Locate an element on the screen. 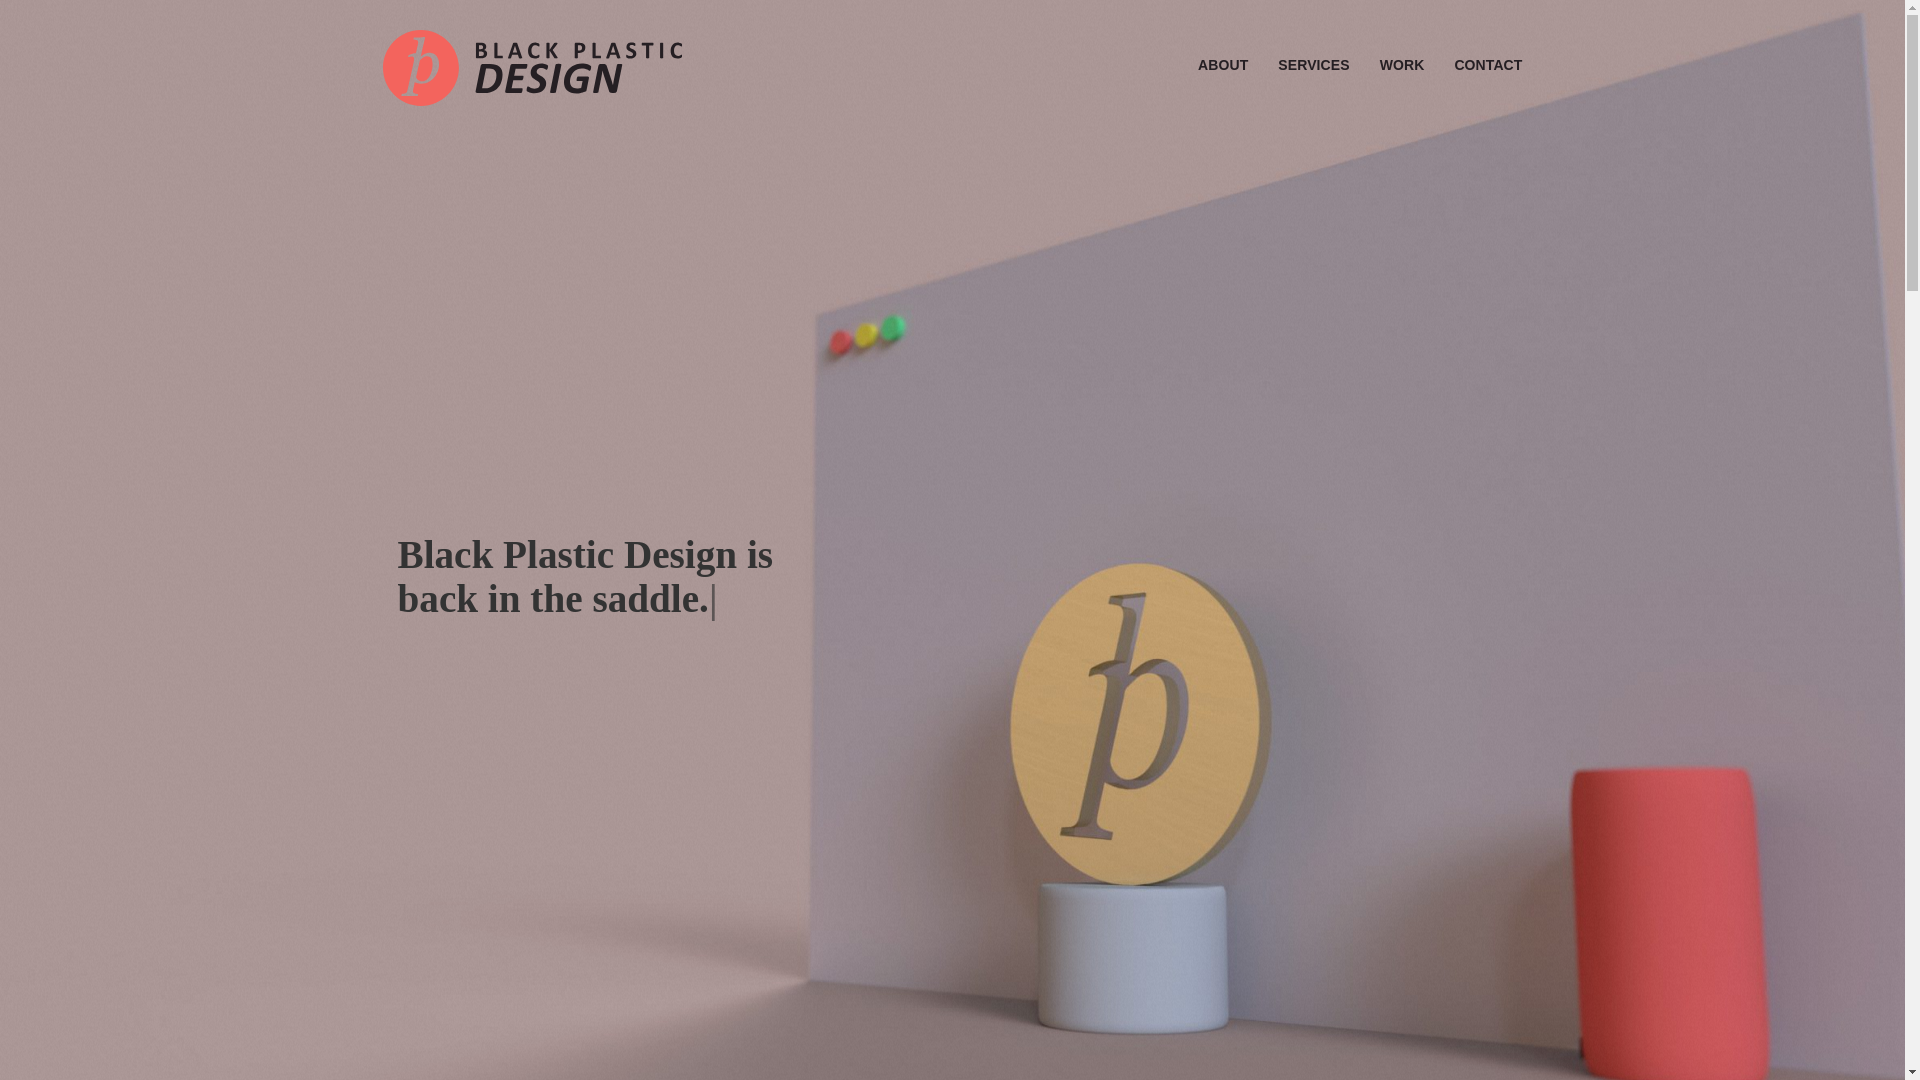 This screenshot has width=1920, height=1080. 'ABOUT' is located at coordinates (1222, 64).